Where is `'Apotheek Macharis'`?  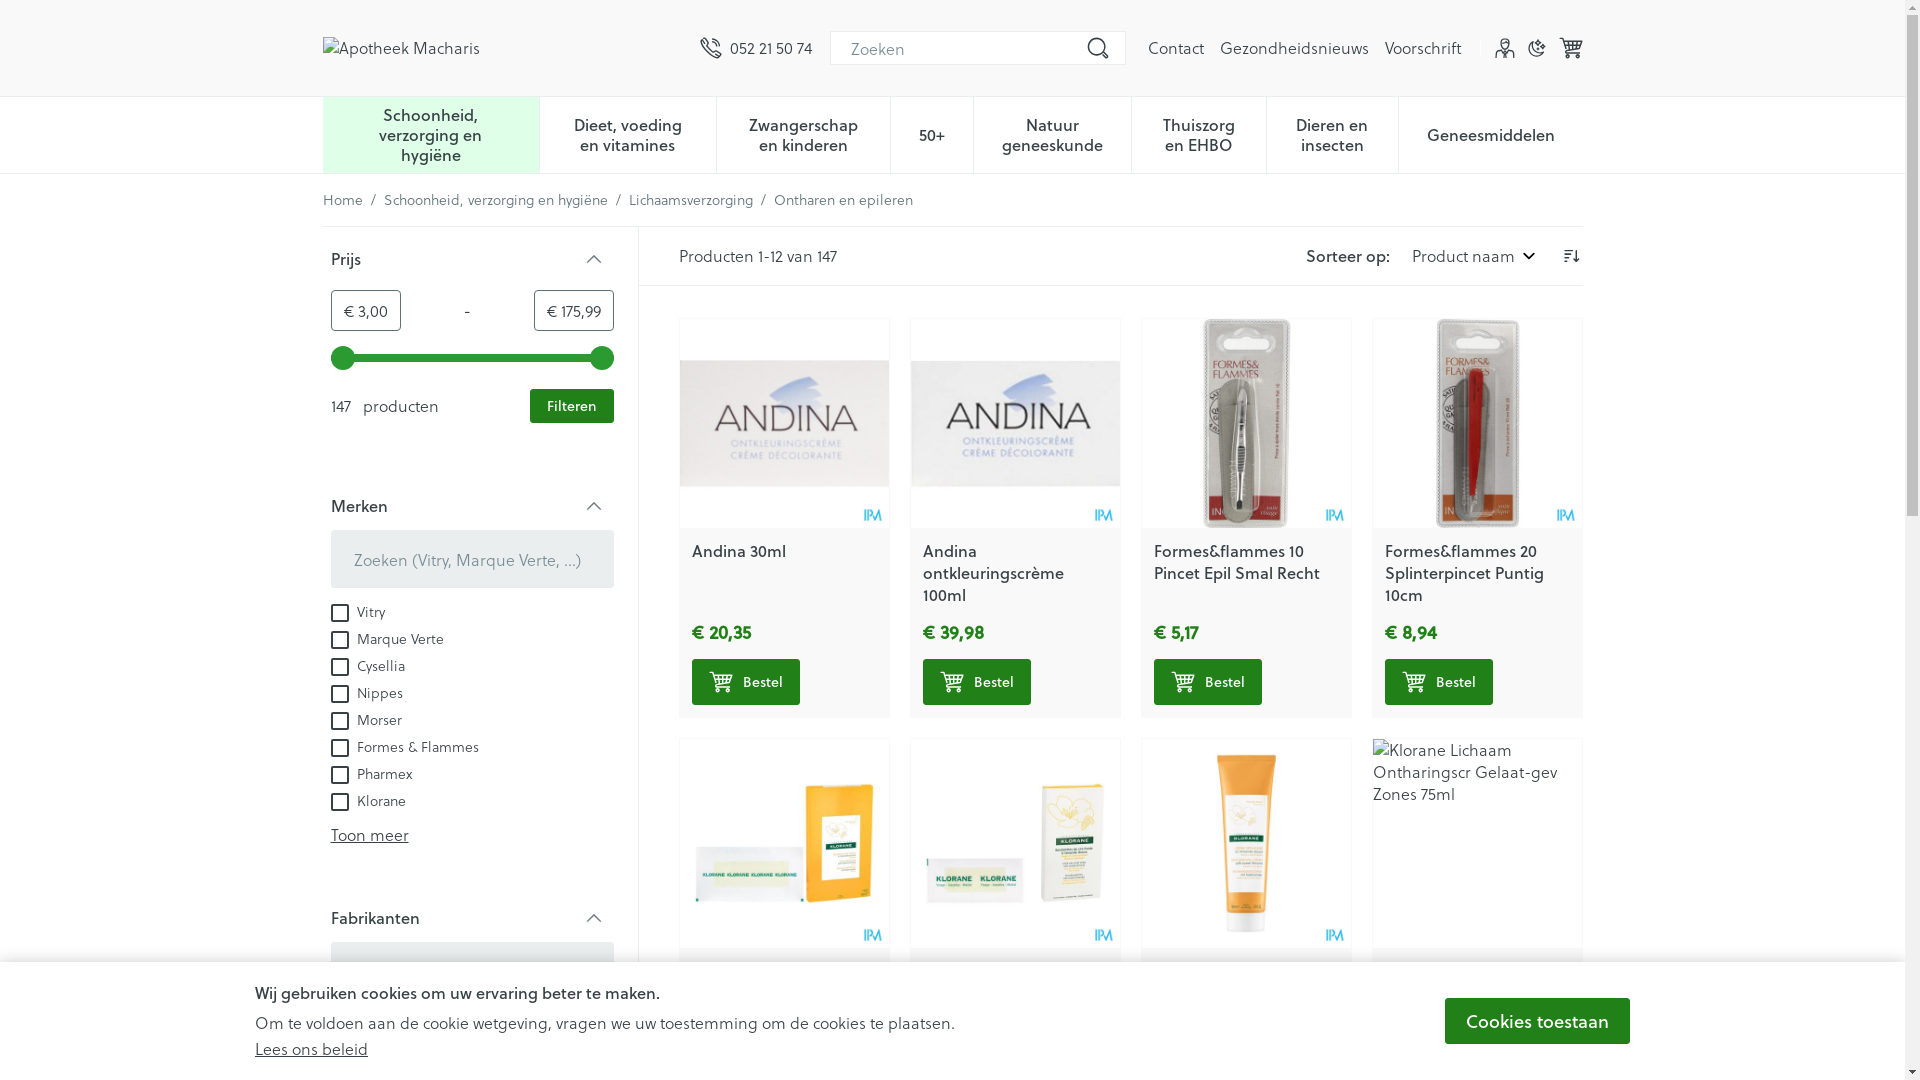 'Apotheek Macharis' is located at coordinates (400, 46).